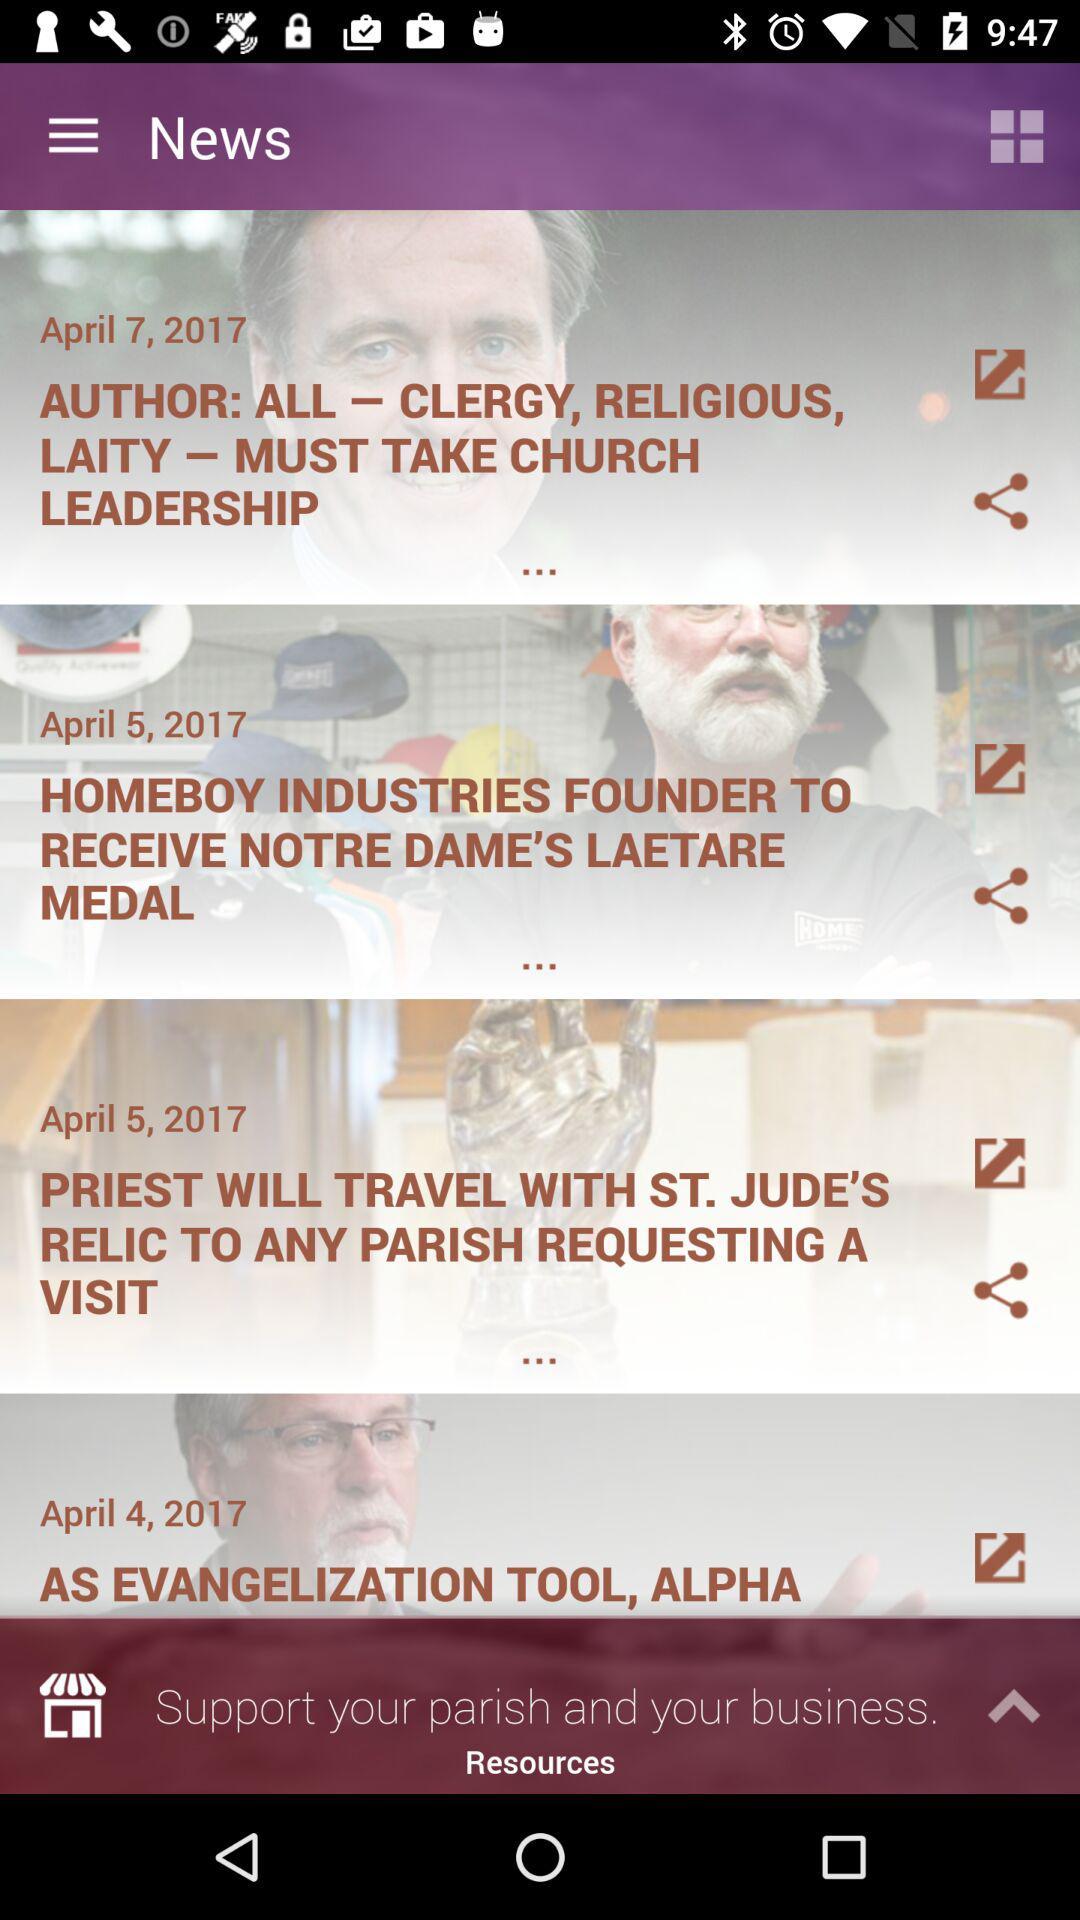 The image size is (1080, 1920). I want to click on share the article, so click(976, 1265).